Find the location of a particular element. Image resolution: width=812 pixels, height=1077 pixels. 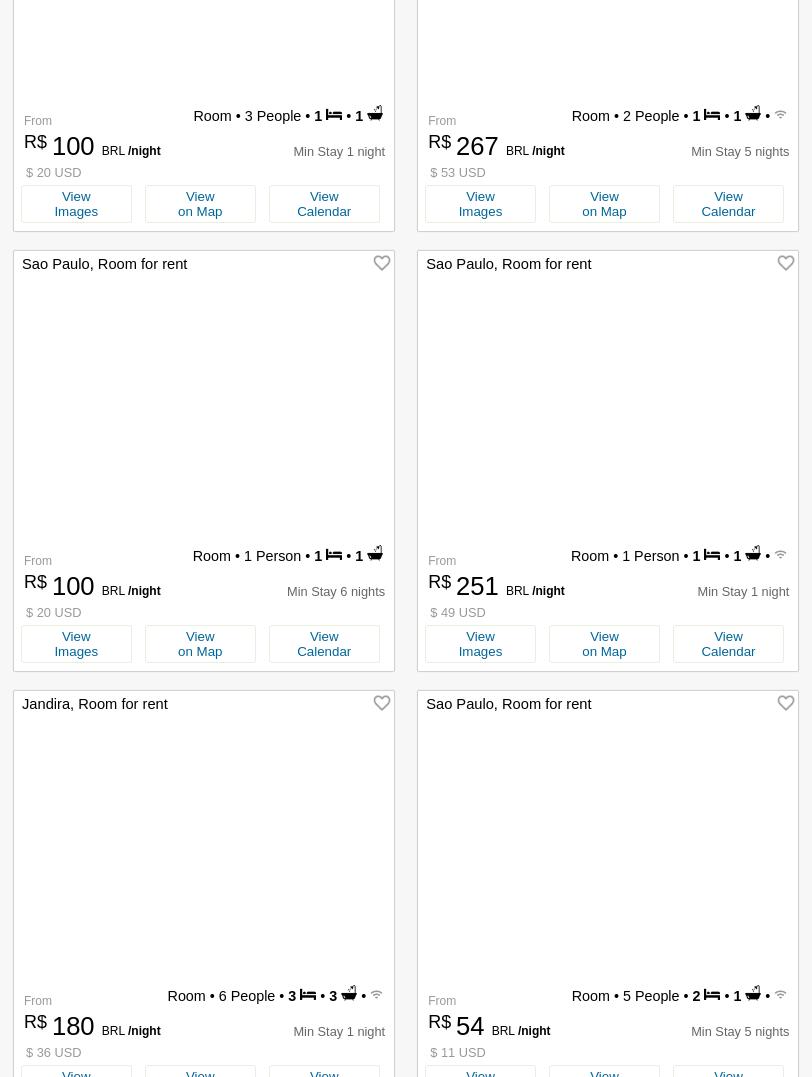

'5 People
•' is located at coordinates (655, 995).